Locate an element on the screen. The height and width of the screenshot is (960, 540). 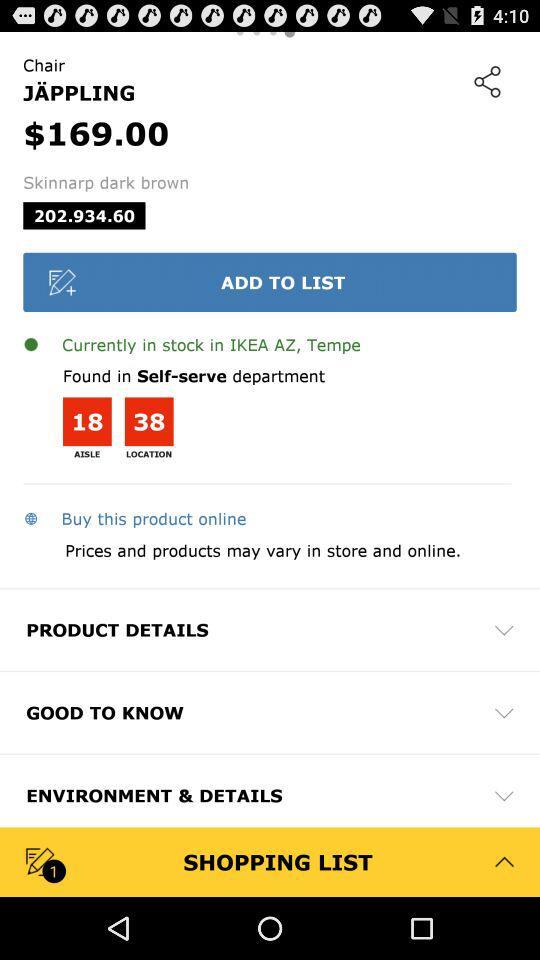
the share icon is located at coordinates (486, 87).